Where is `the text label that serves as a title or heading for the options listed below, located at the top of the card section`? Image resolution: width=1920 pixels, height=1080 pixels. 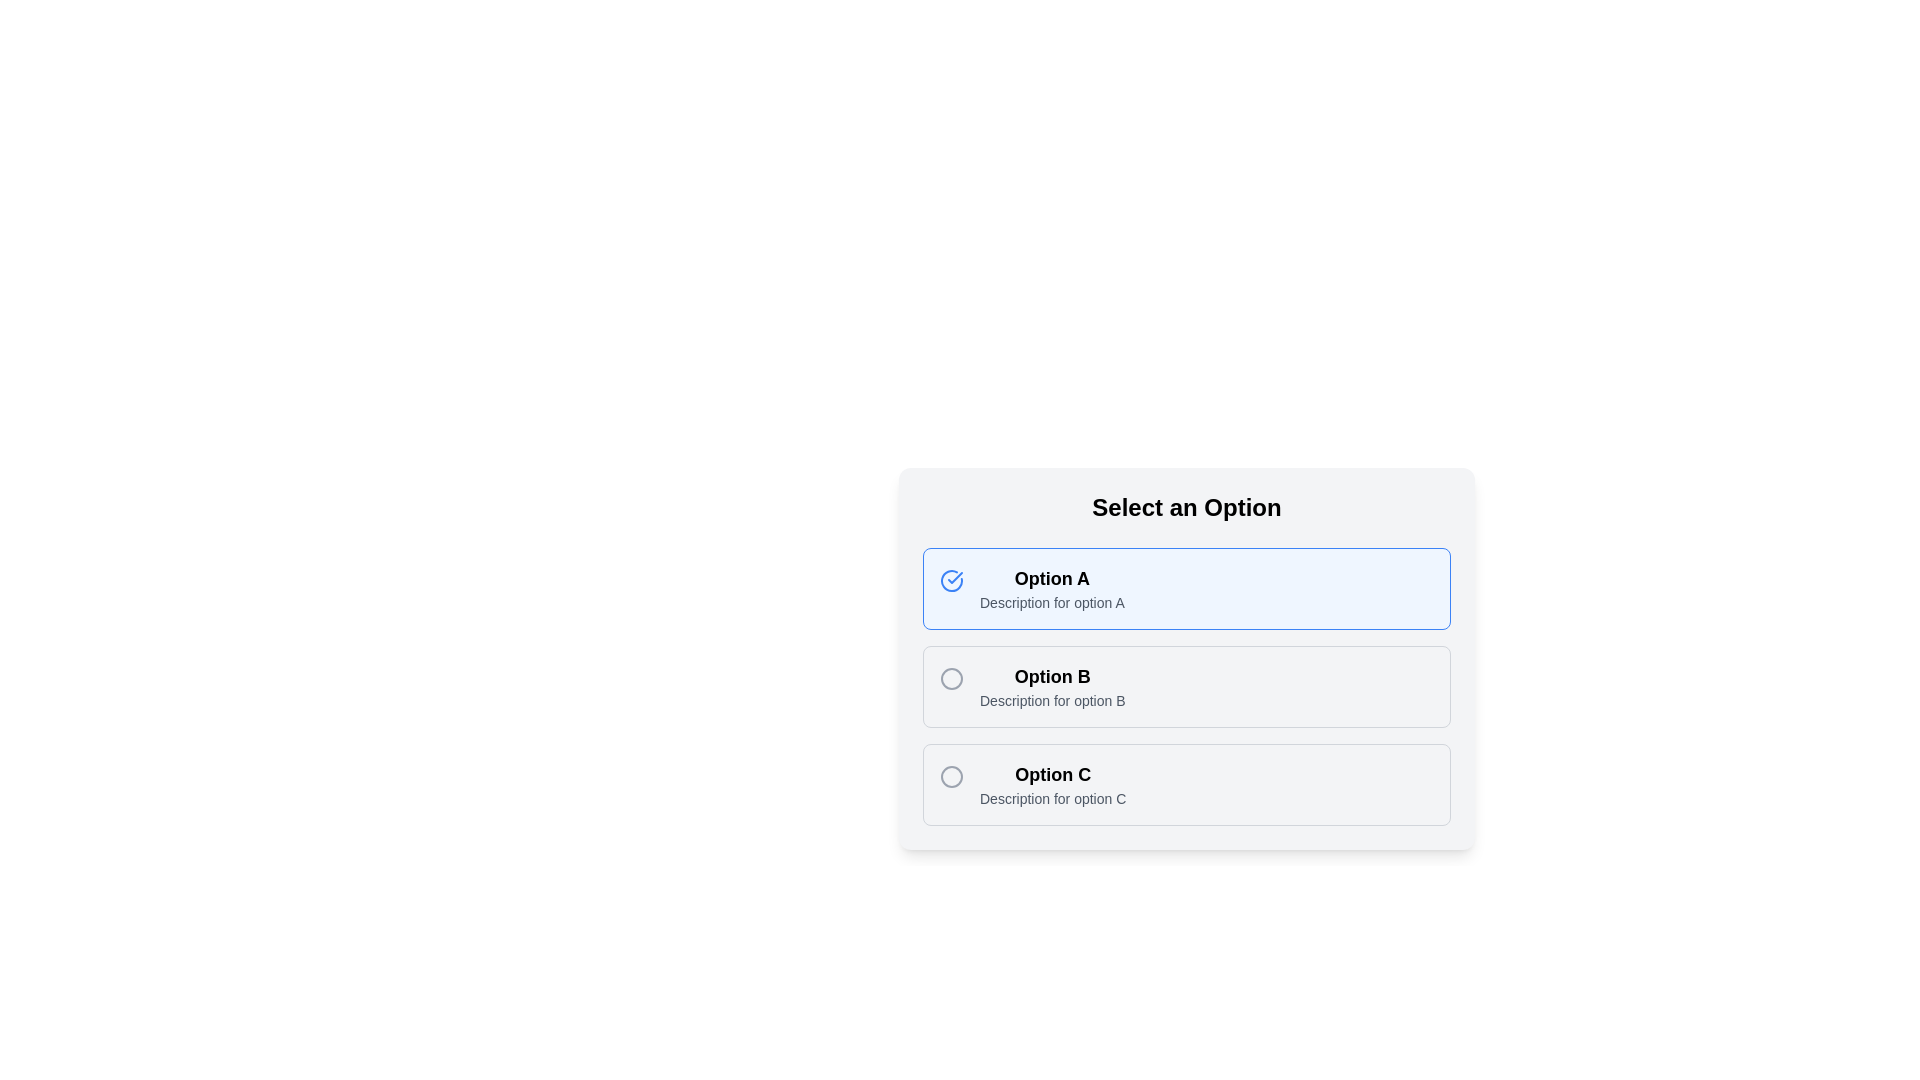 the text label that serves as a title or heading for the options listed below, located at the top of the card section is located at coordinates (1186, 507).